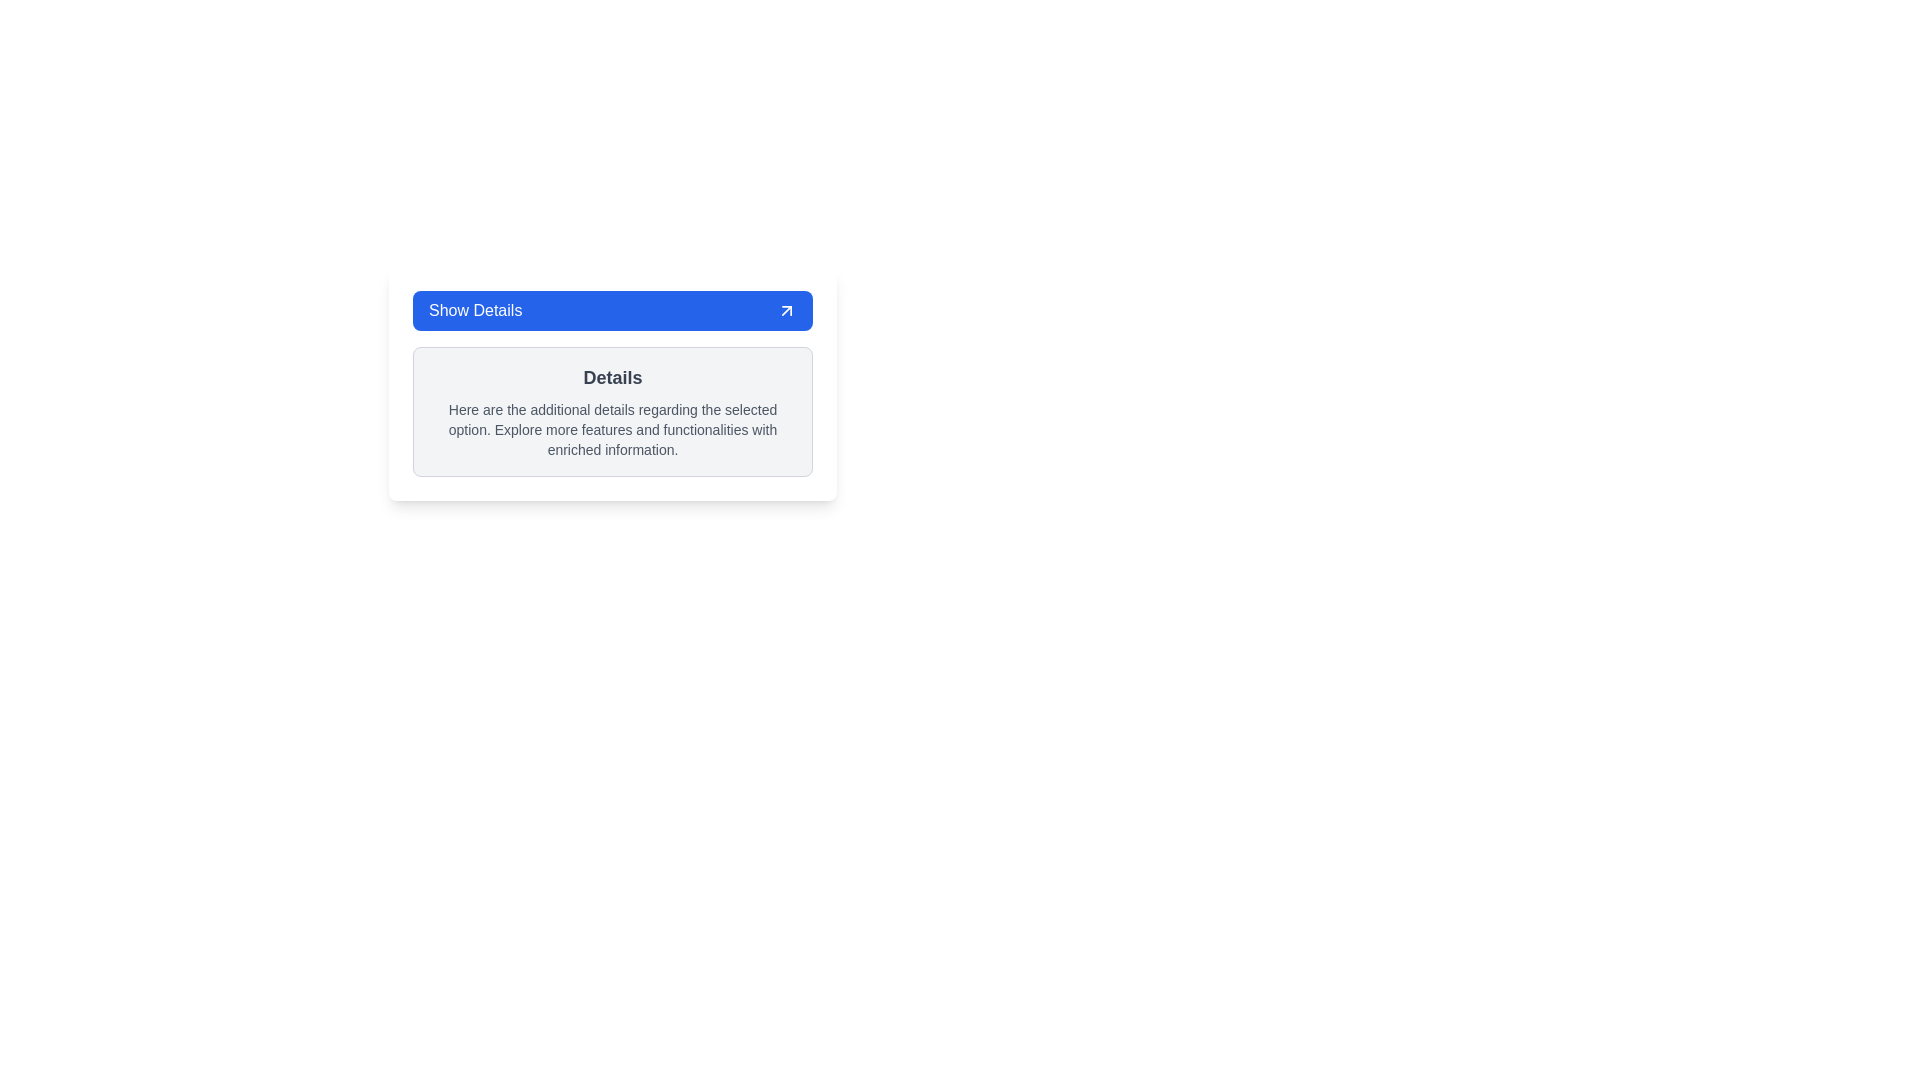 The height and width of the screenshot is (1080, 1920). What do you see at coordinates (474, 311) in the screenshot?
I see `the text label inside the blue button at the top of the card, which indicates the function` at bounding box center [474, 311].